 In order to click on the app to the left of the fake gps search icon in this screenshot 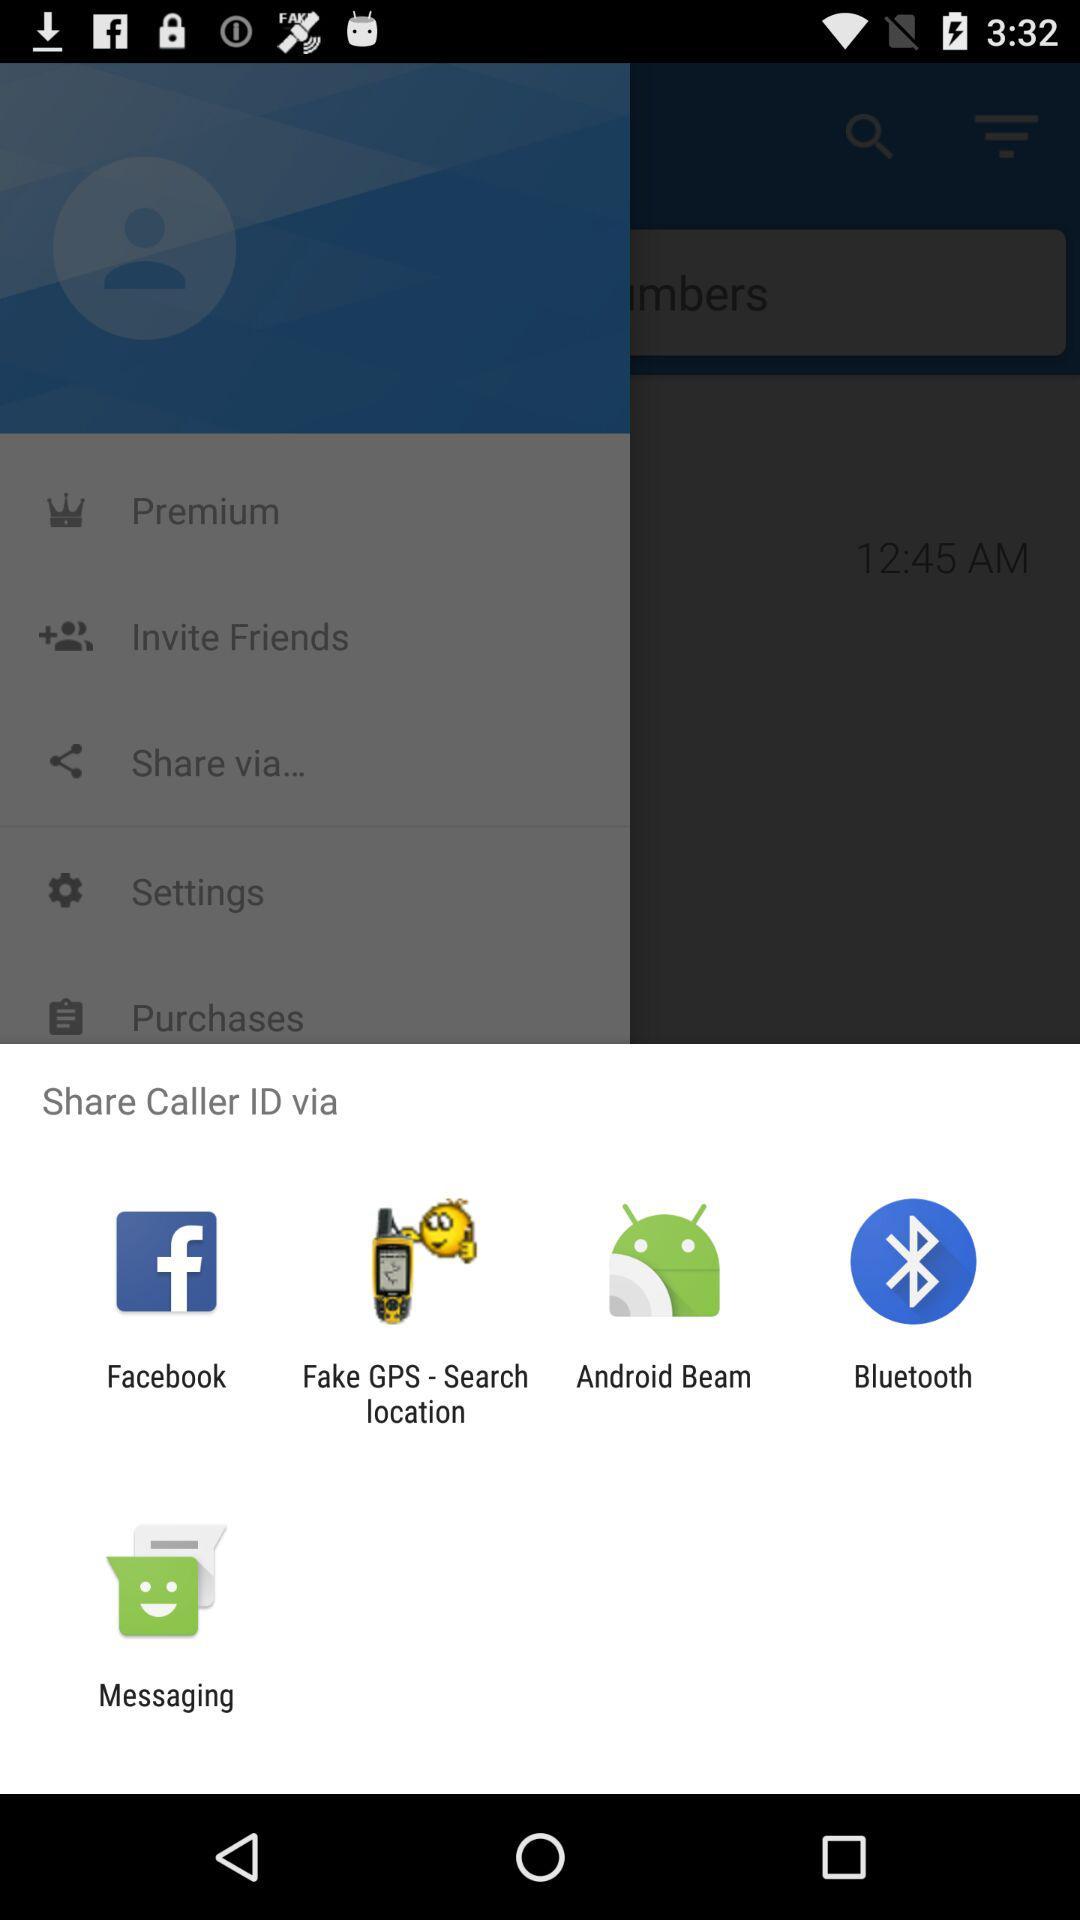, I will do `click(165, 1392)`.